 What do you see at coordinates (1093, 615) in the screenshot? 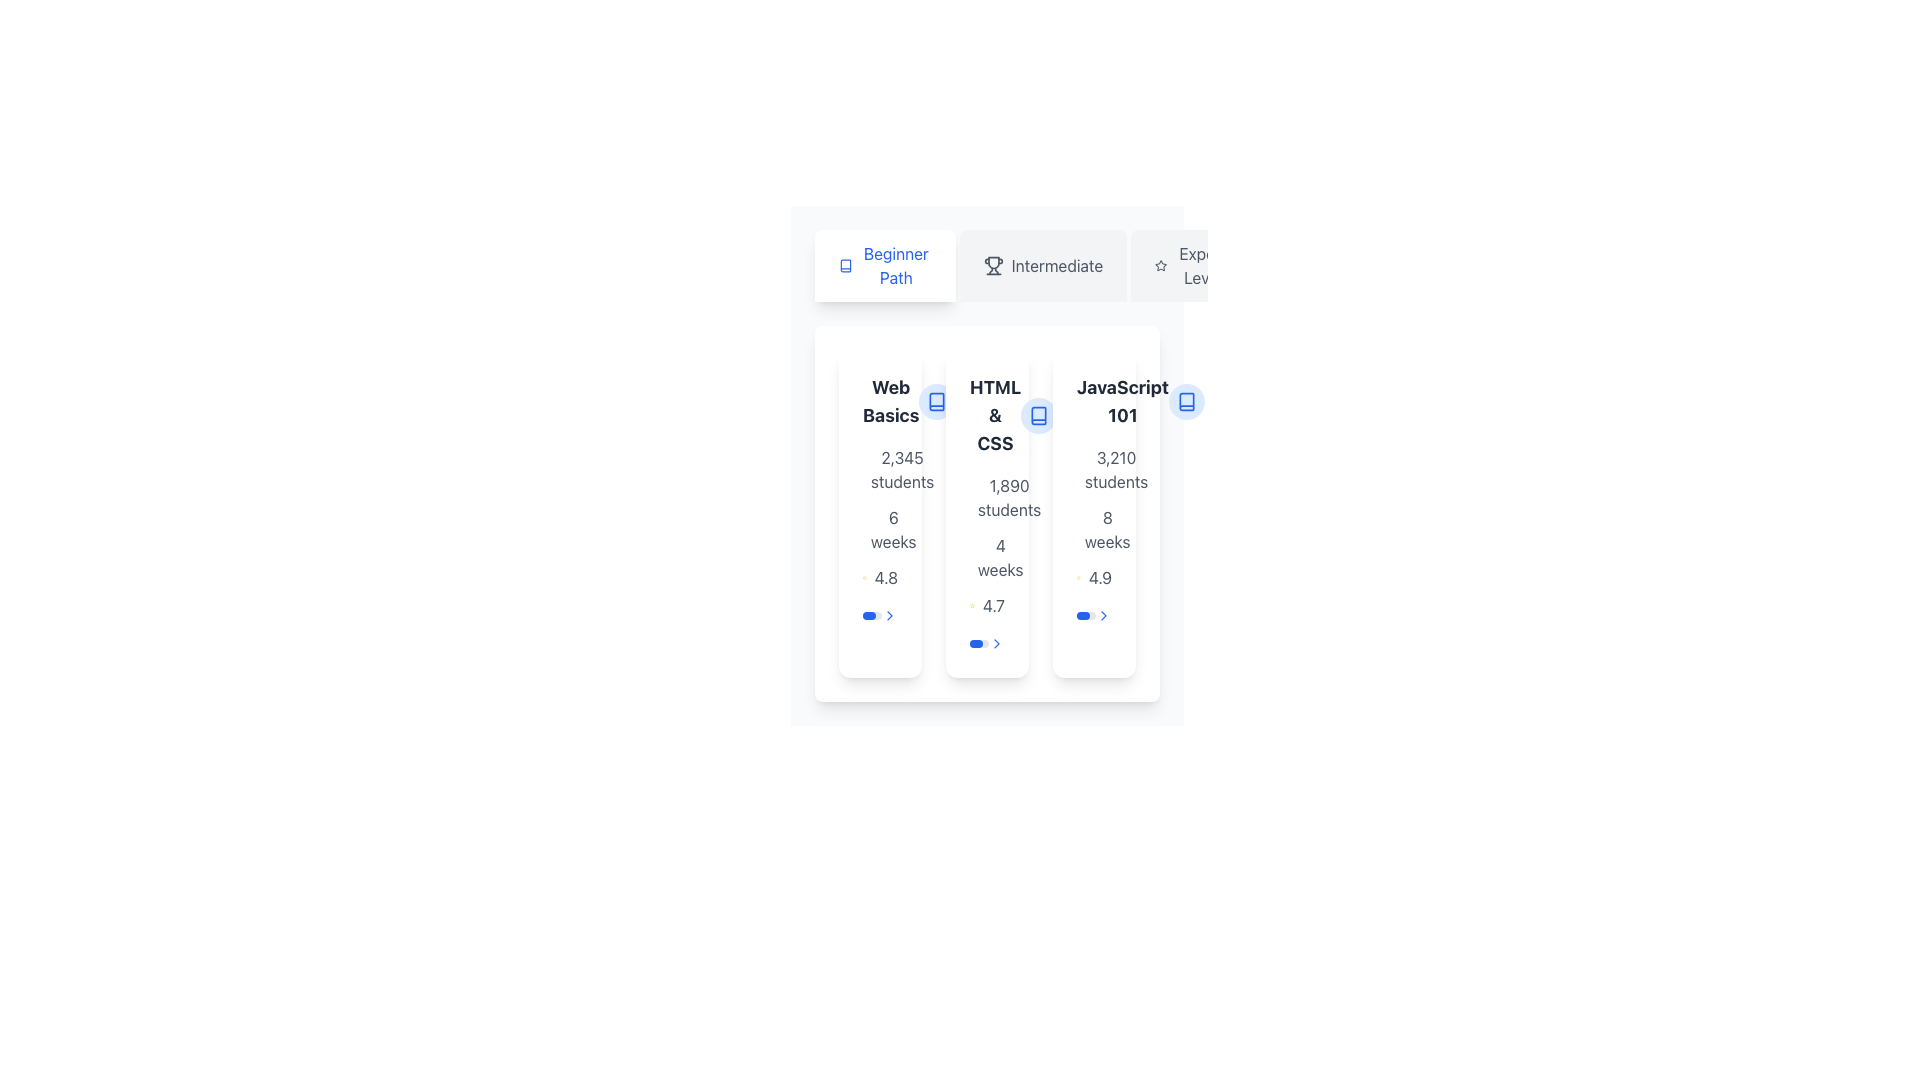
I see `the progress bar located at the bottom of the 'JavaScript 101' course card, just above its lower boundary, to potentially trigger dynamic functionality` at bounding box center [1093, 615].